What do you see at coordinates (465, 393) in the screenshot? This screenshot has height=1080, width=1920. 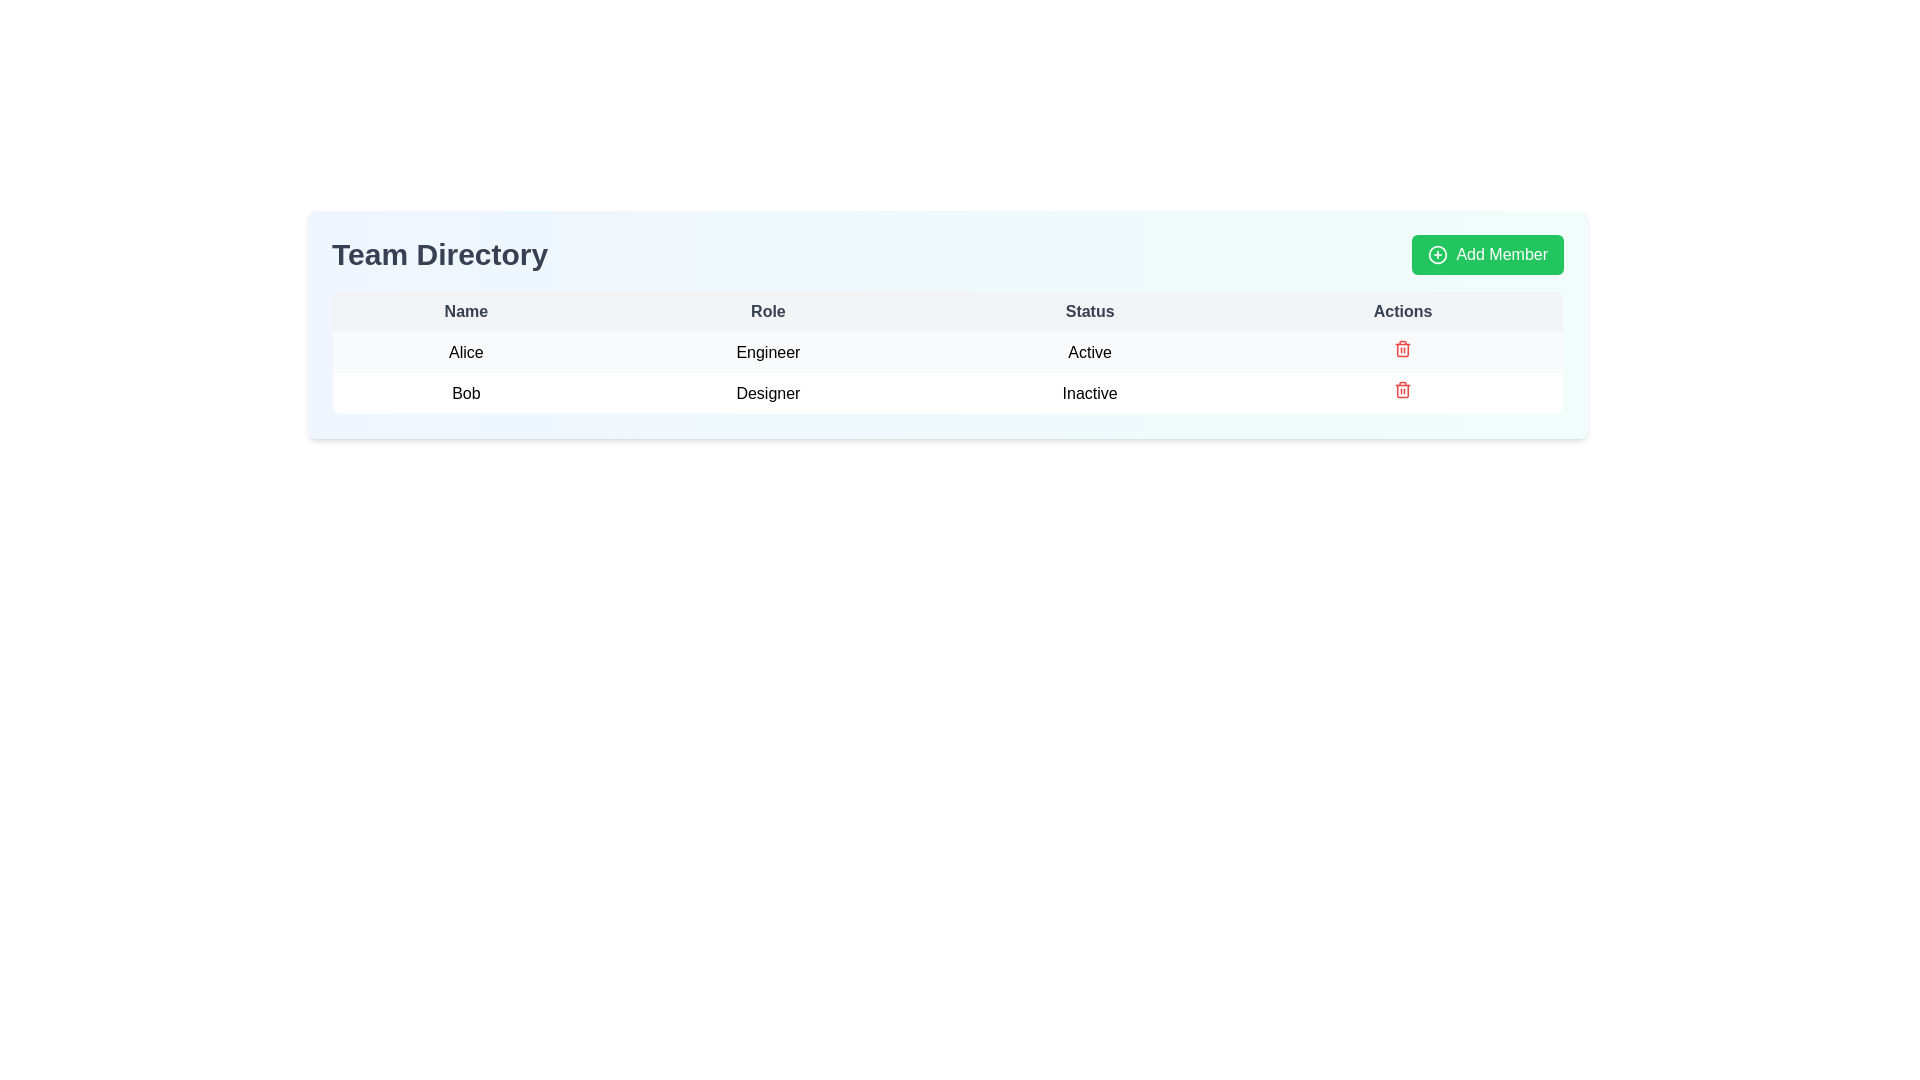 I see `text of the label displaying a name in the second row of the team directory table, located in the 'Name' column` at bounding box center [465, 393].